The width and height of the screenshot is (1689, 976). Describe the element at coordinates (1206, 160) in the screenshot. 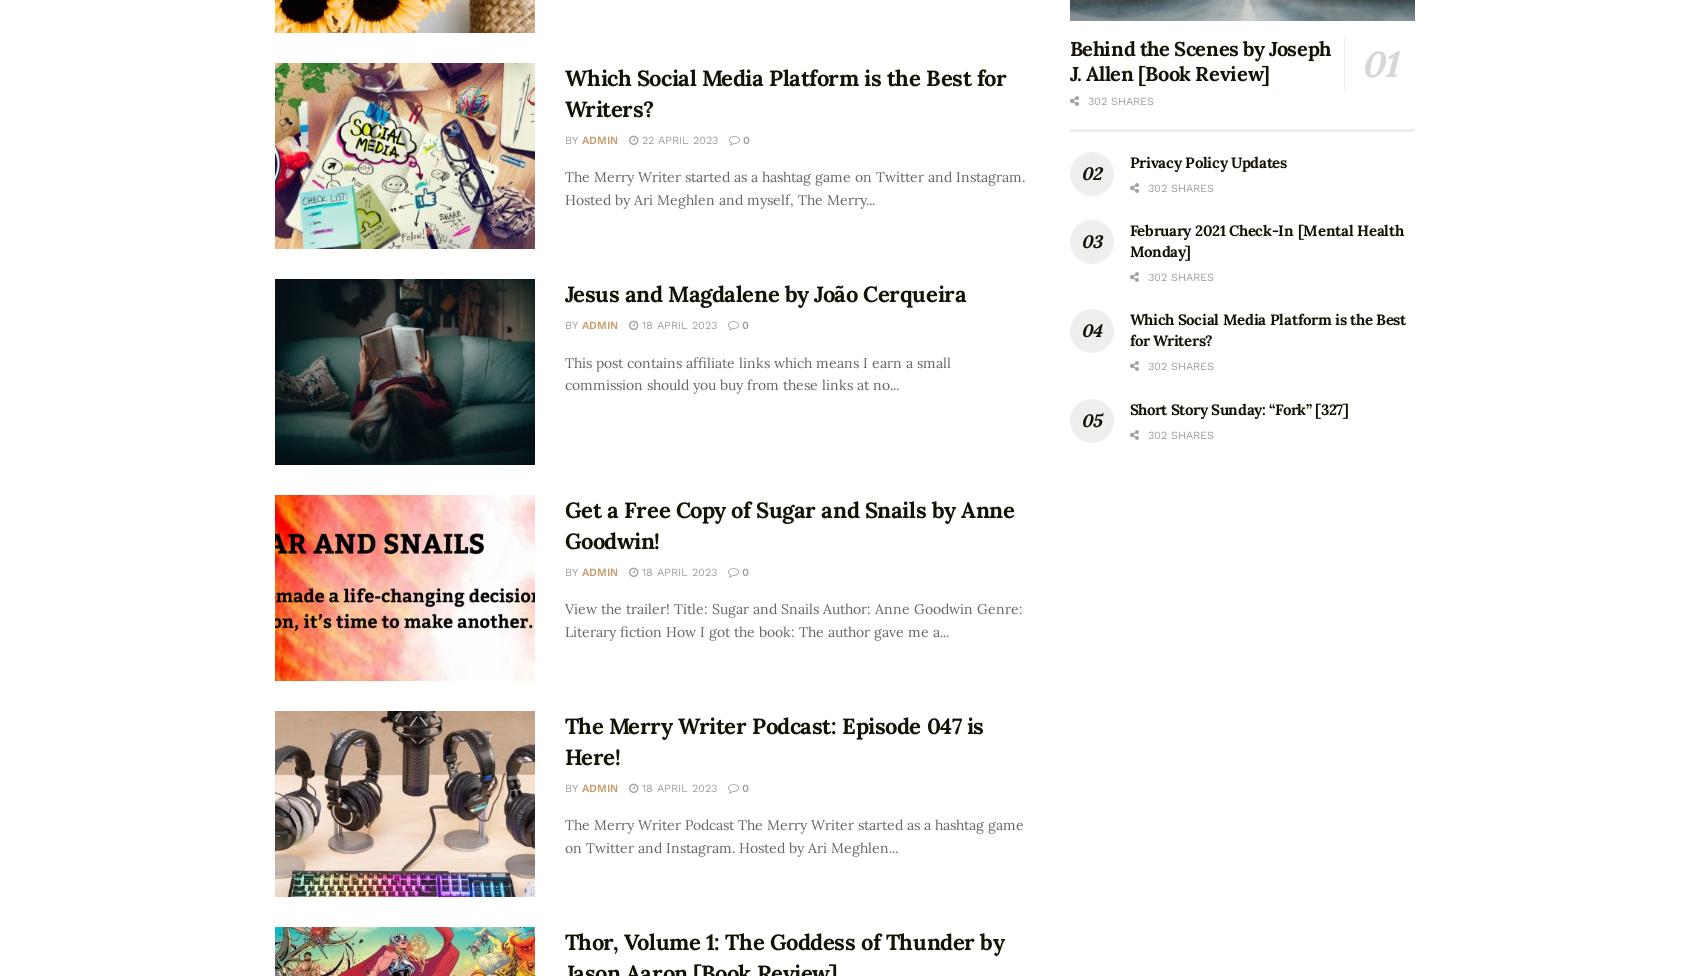

I see `'Privacy Policy Updates'` at that location.